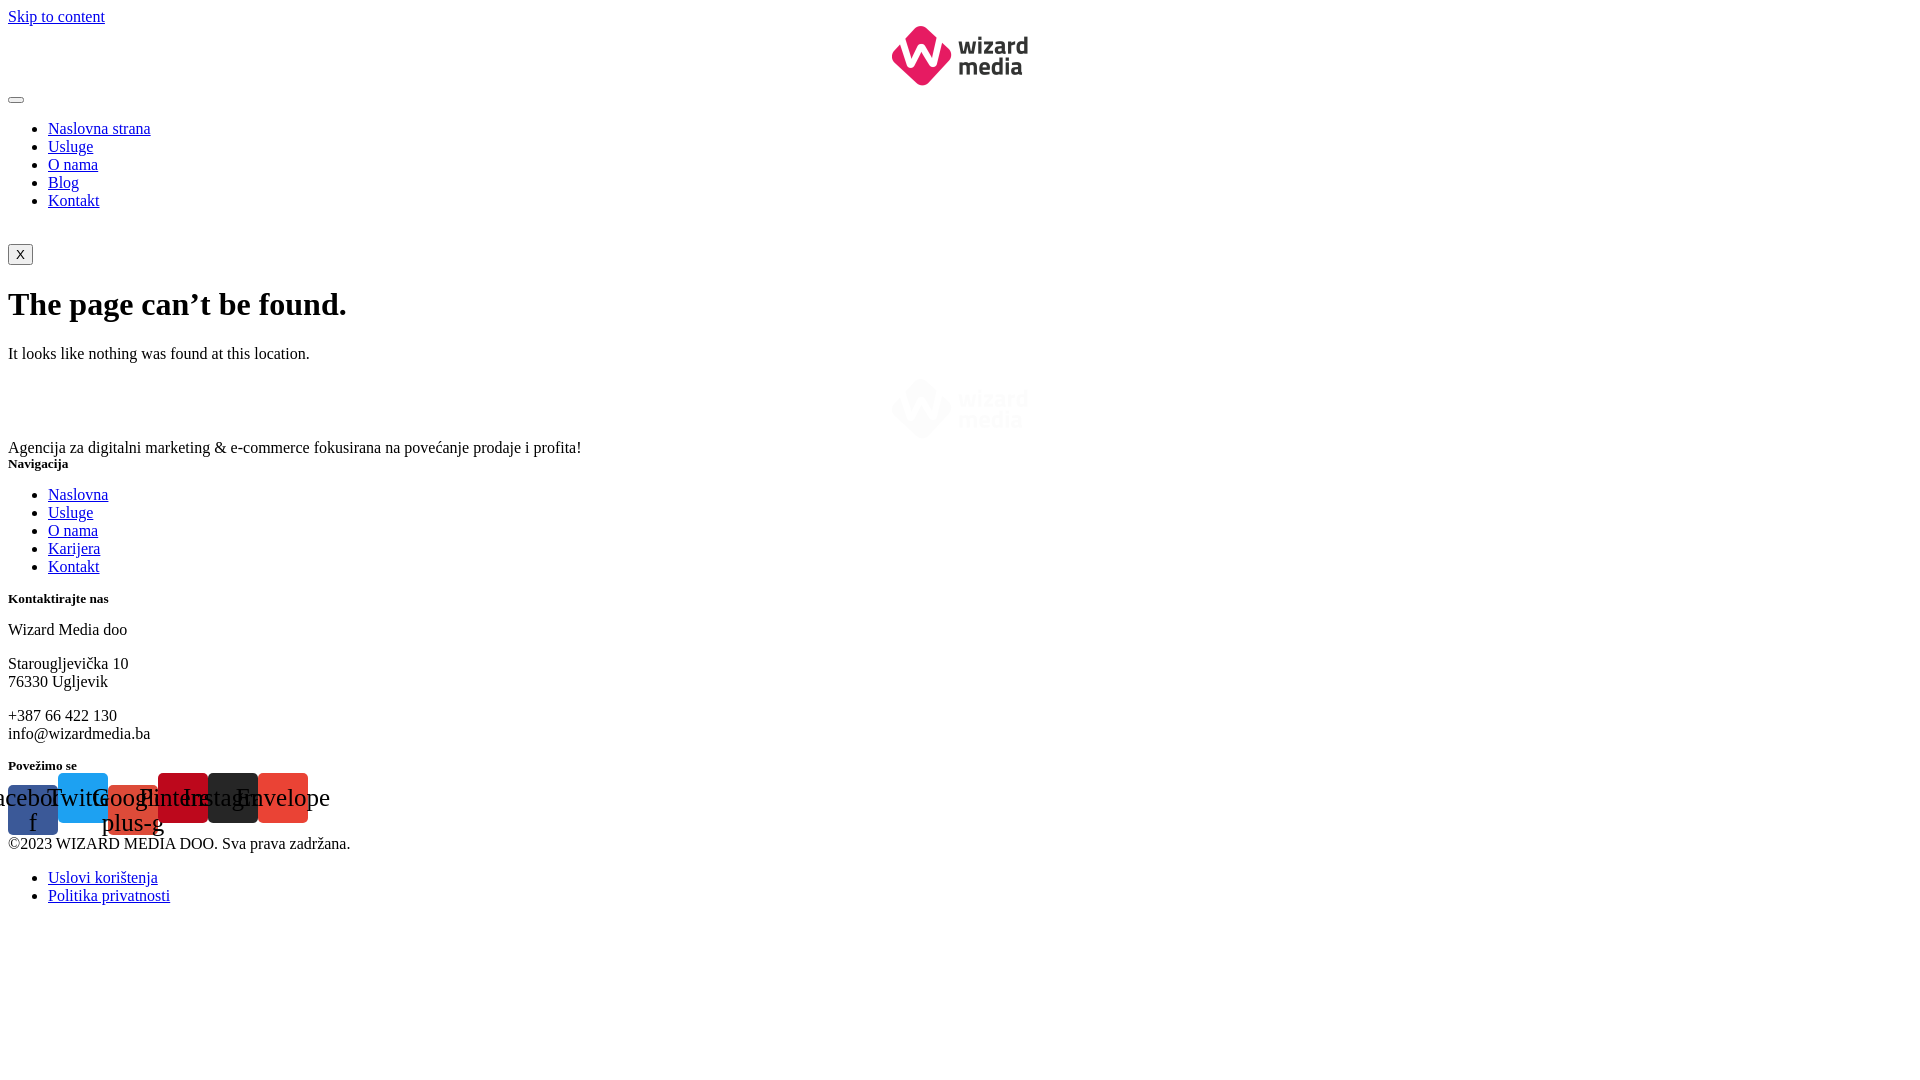 The height and width of the screenshot is (1080, 1920). Describe the element at coordinates (282, 797) in the screenshot. I see `'Envelope'` at that location.